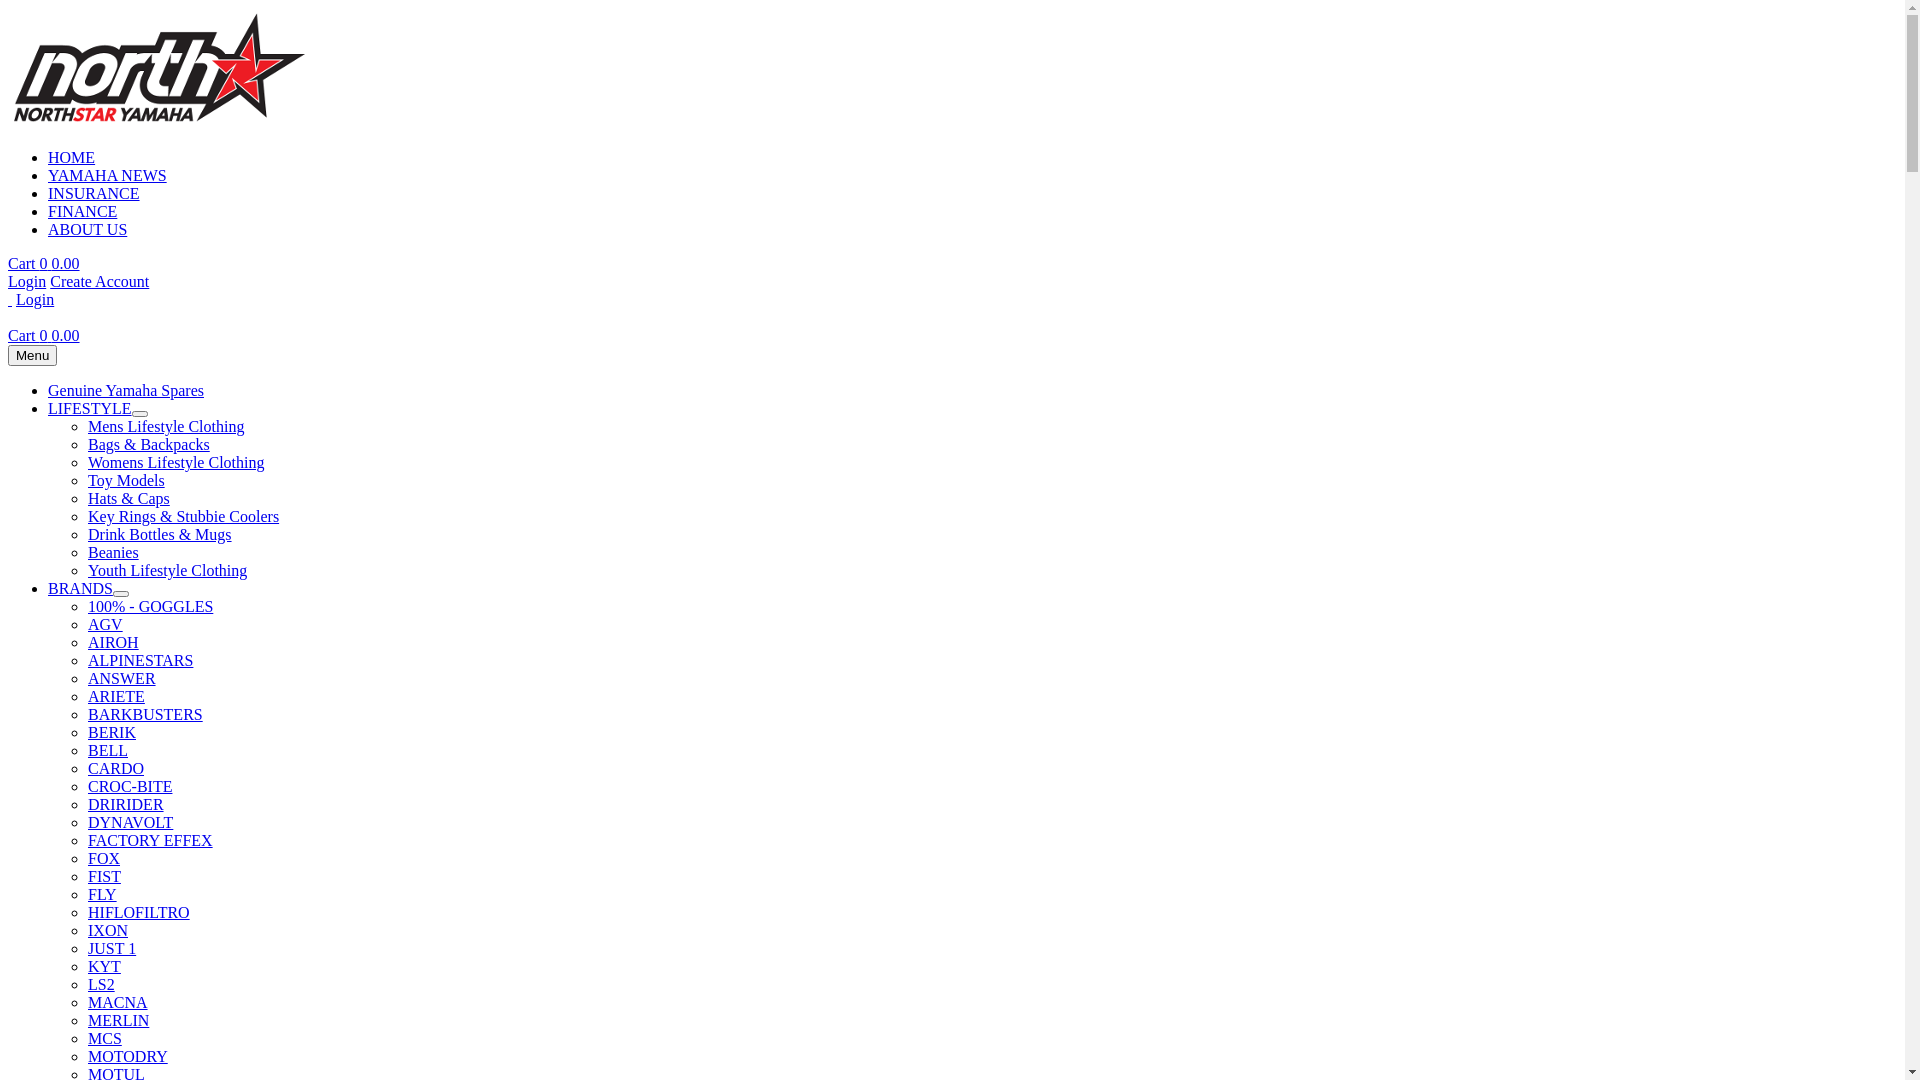 This screenshot has width=1920, height=1080. What do you see at coordinates (86, 552) in the screenshot?
I see `'Beanies'` at bounding box center [86, 552].